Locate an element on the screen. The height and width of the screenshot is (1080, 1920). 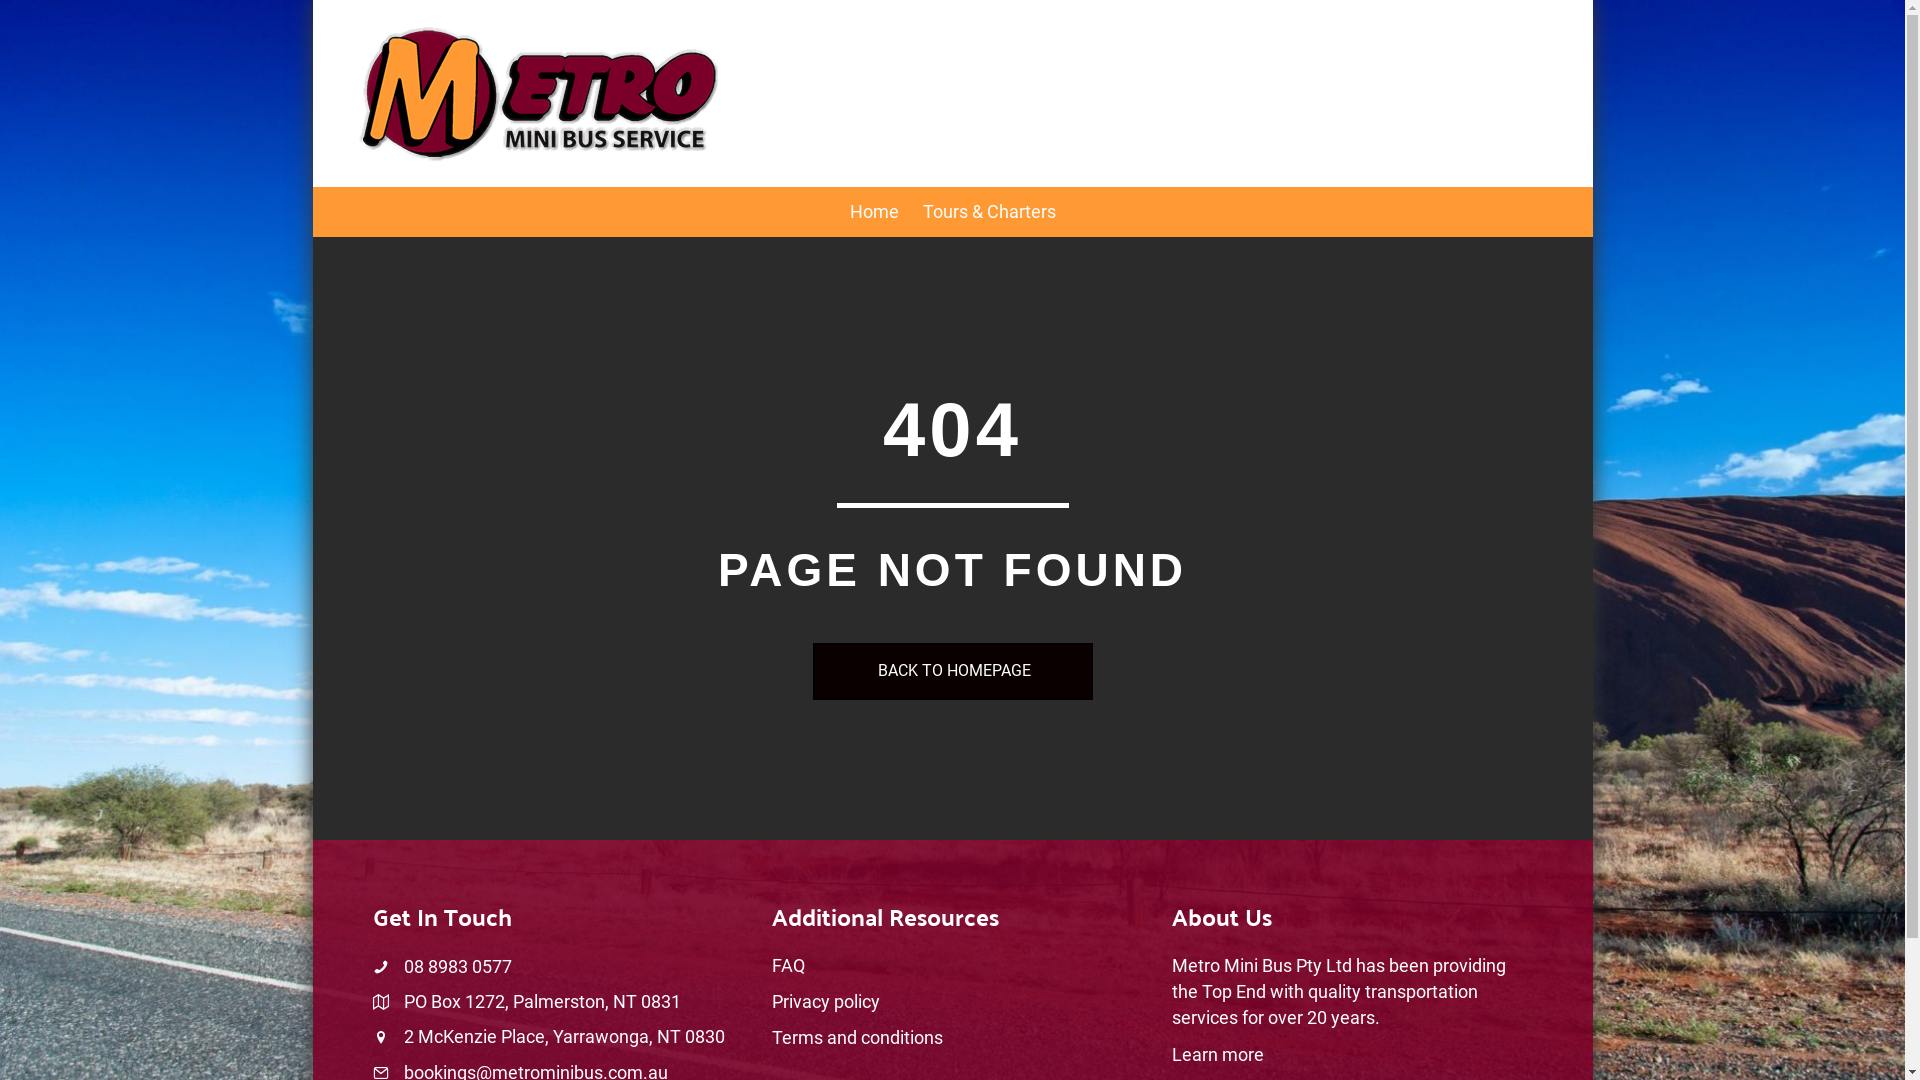
'Learn more' is located at coordinates (1217, 1053).